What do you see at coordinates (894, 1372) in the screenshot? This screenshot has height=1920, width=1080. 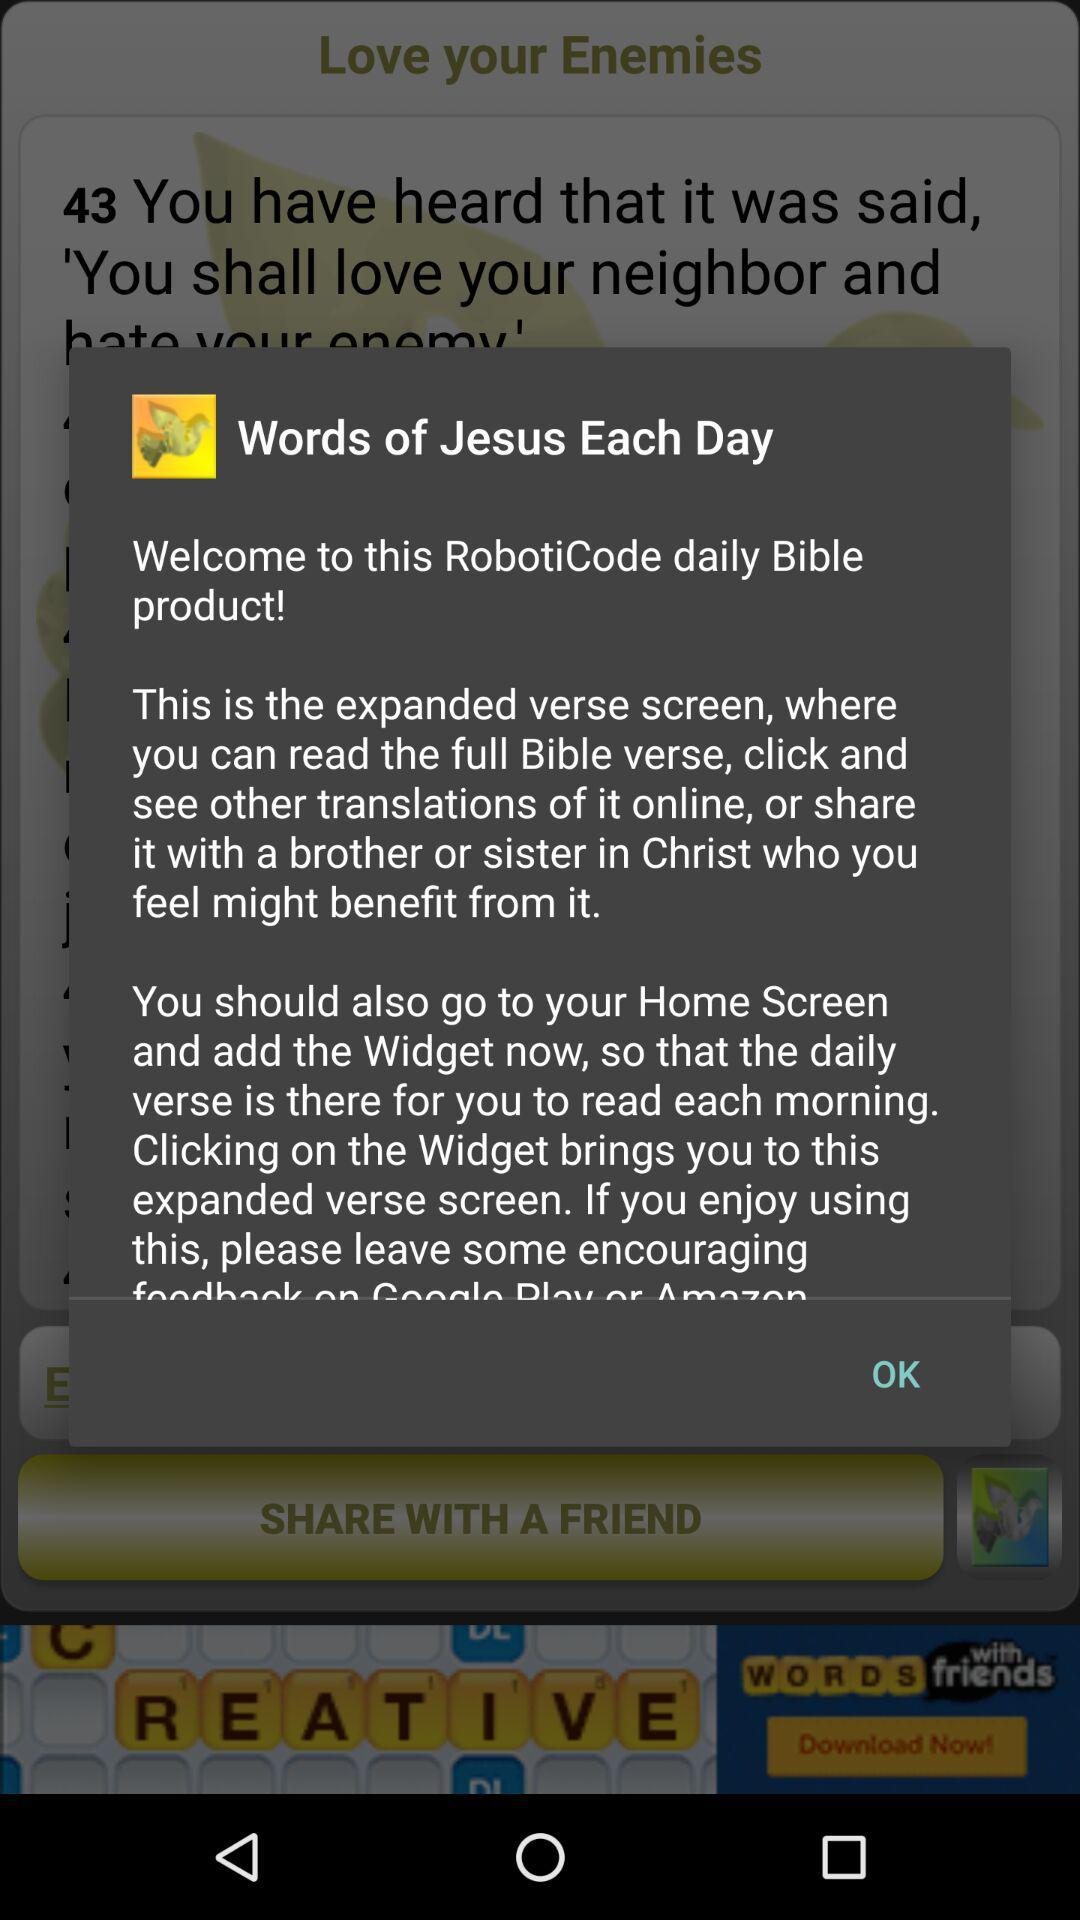 I see `the ok icon` at bounding box center [894, 1372].